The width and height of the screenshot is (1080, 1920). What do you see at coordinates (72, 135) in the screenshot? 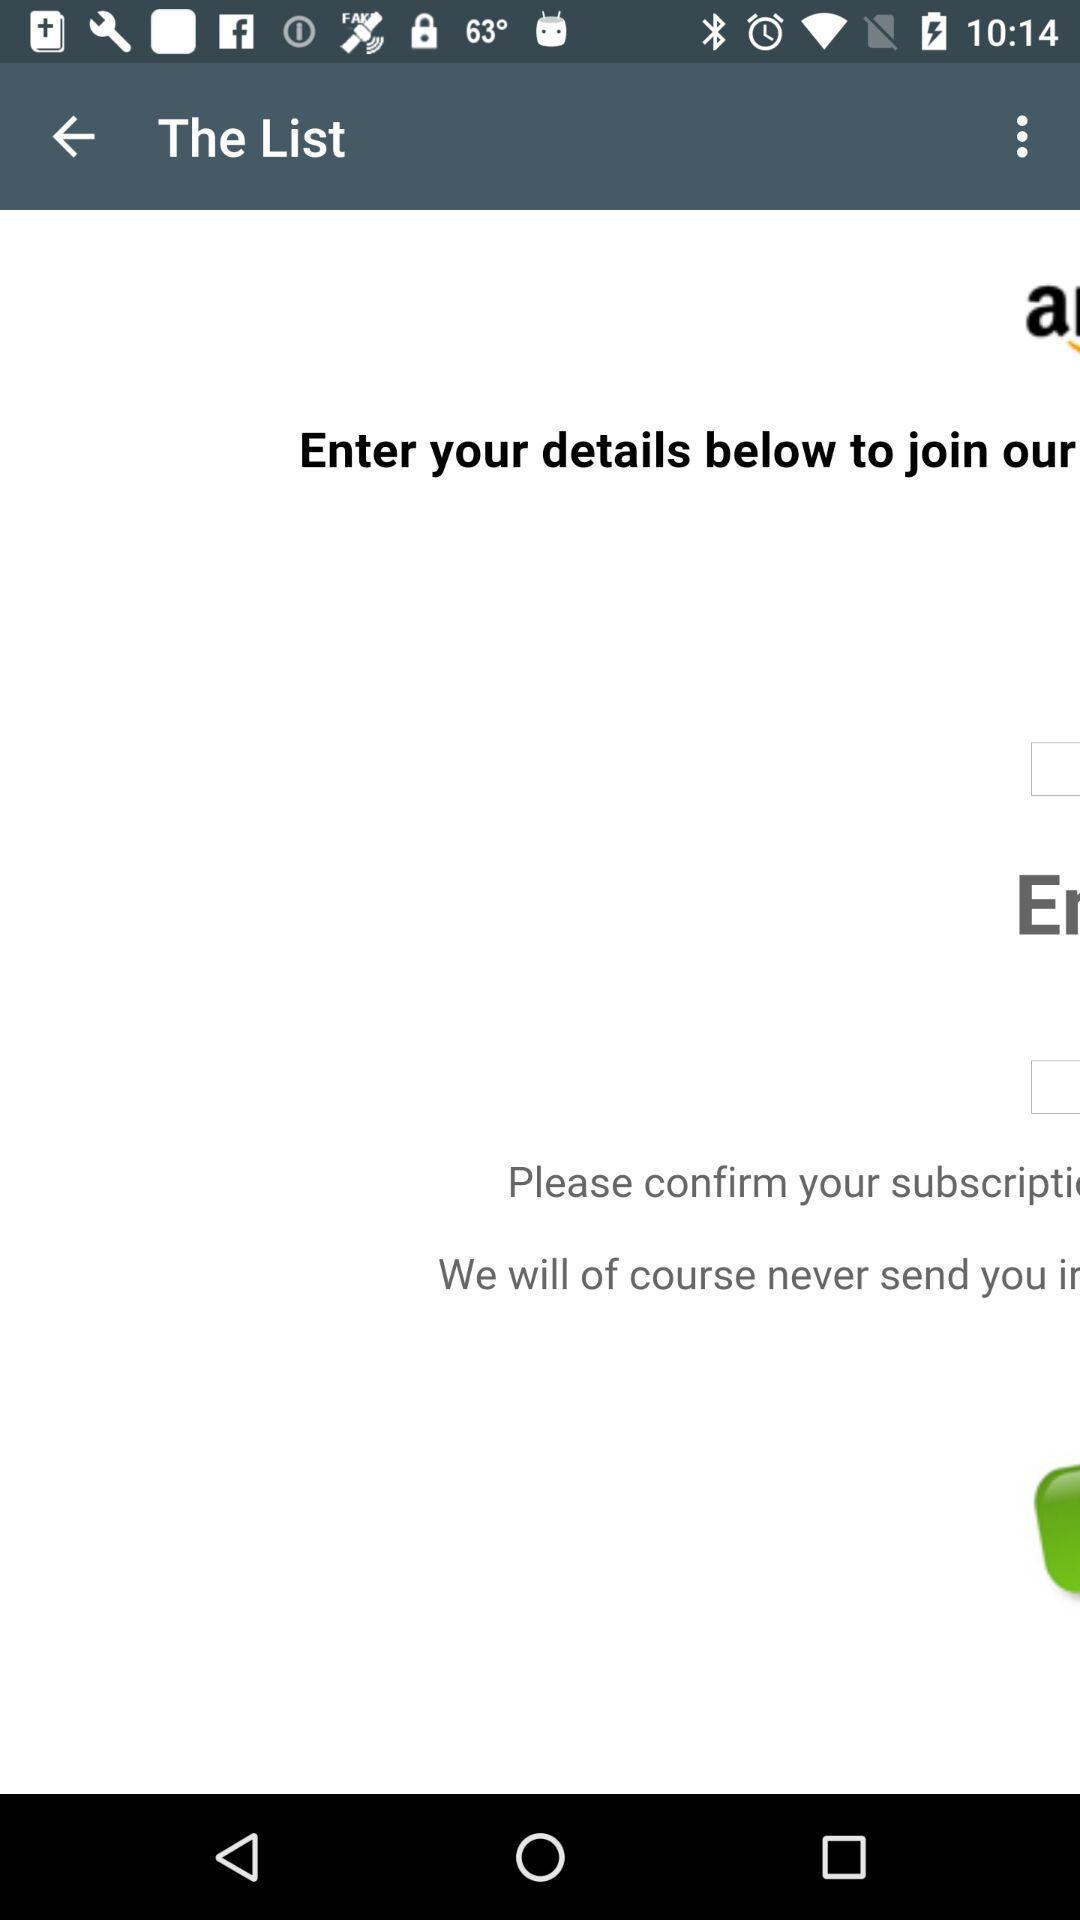
I see `the item next to the the list icon` at bounding box center [72, 135].